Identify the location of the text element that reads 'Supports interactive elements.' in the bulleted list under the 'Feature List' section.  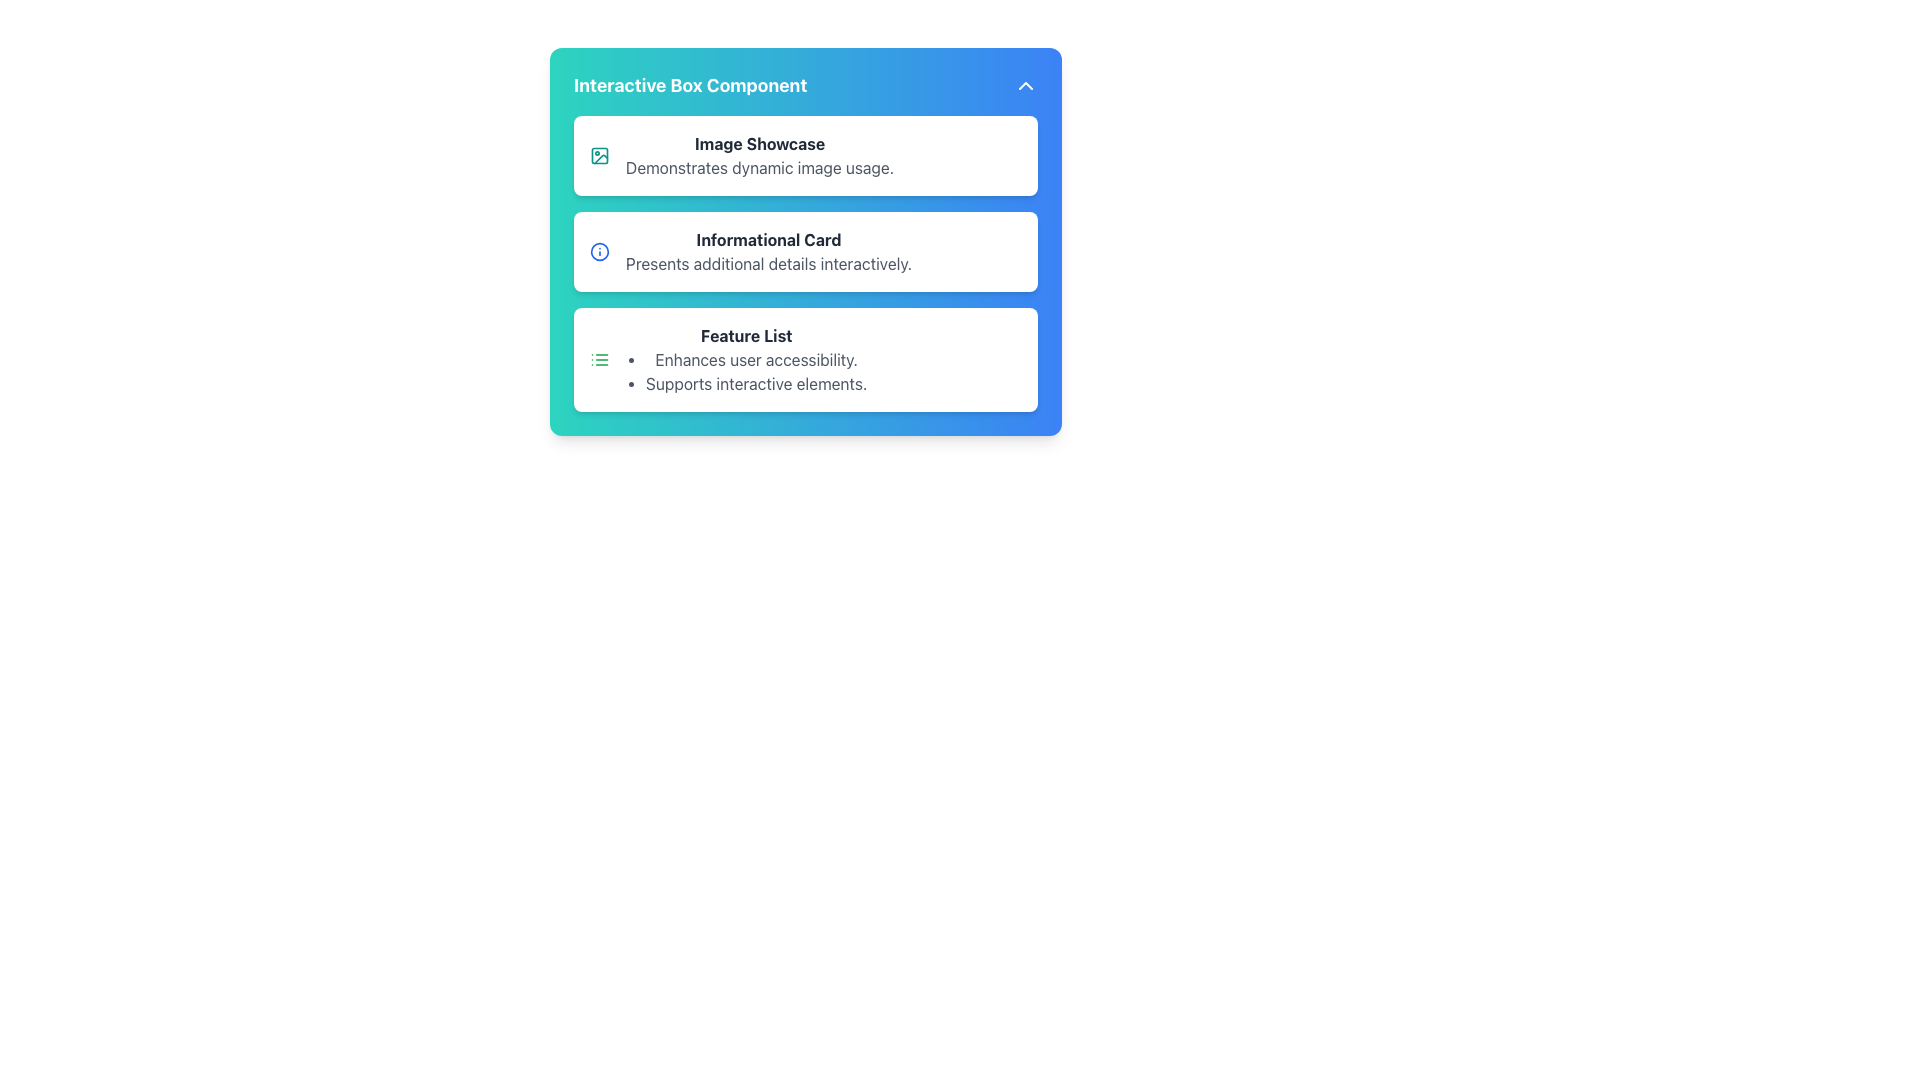
(755, 384).